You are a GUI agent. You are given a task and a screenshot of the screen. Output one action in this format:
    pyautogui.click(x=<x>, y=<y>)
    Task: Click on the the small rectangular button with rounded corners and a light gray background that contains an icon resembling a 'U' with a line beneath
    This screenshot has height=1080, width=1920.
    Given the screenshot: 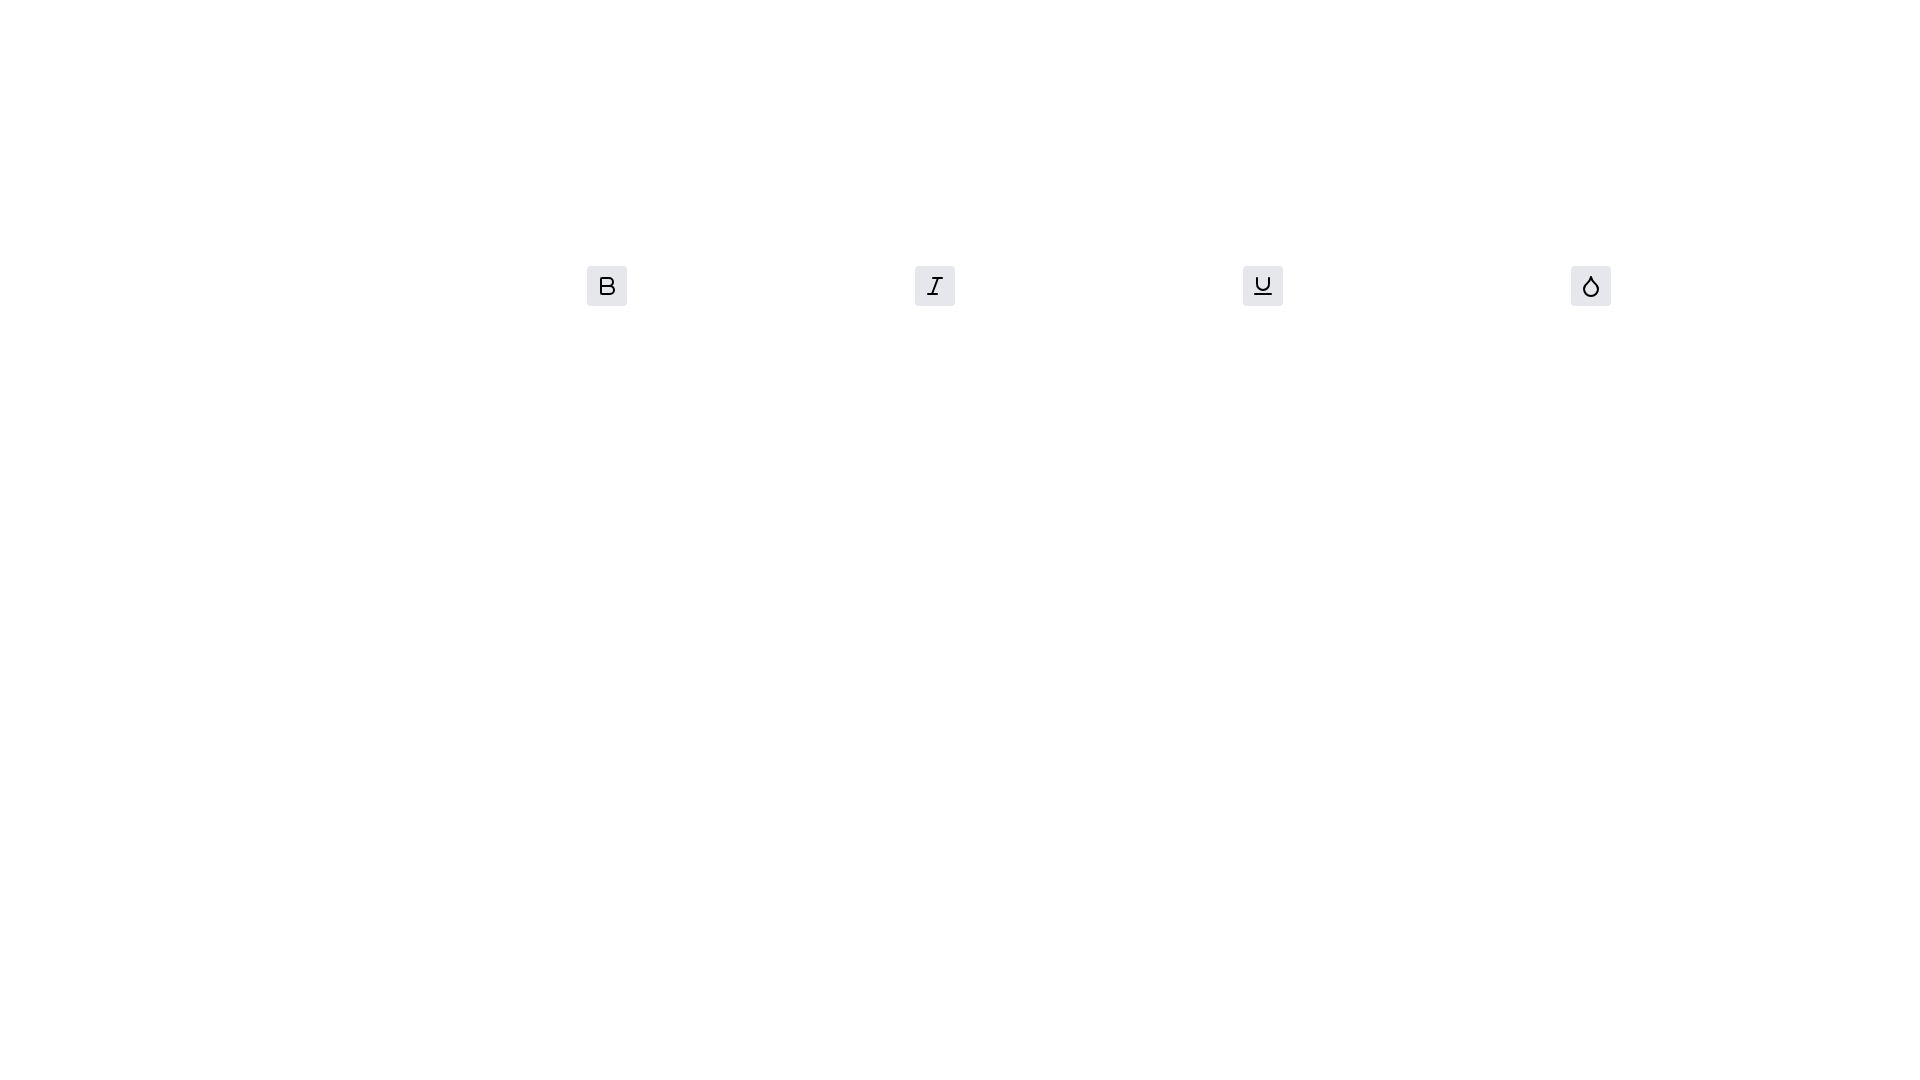 What is the action you would take?
    pyautogui.click(x=1261, y=285)
    